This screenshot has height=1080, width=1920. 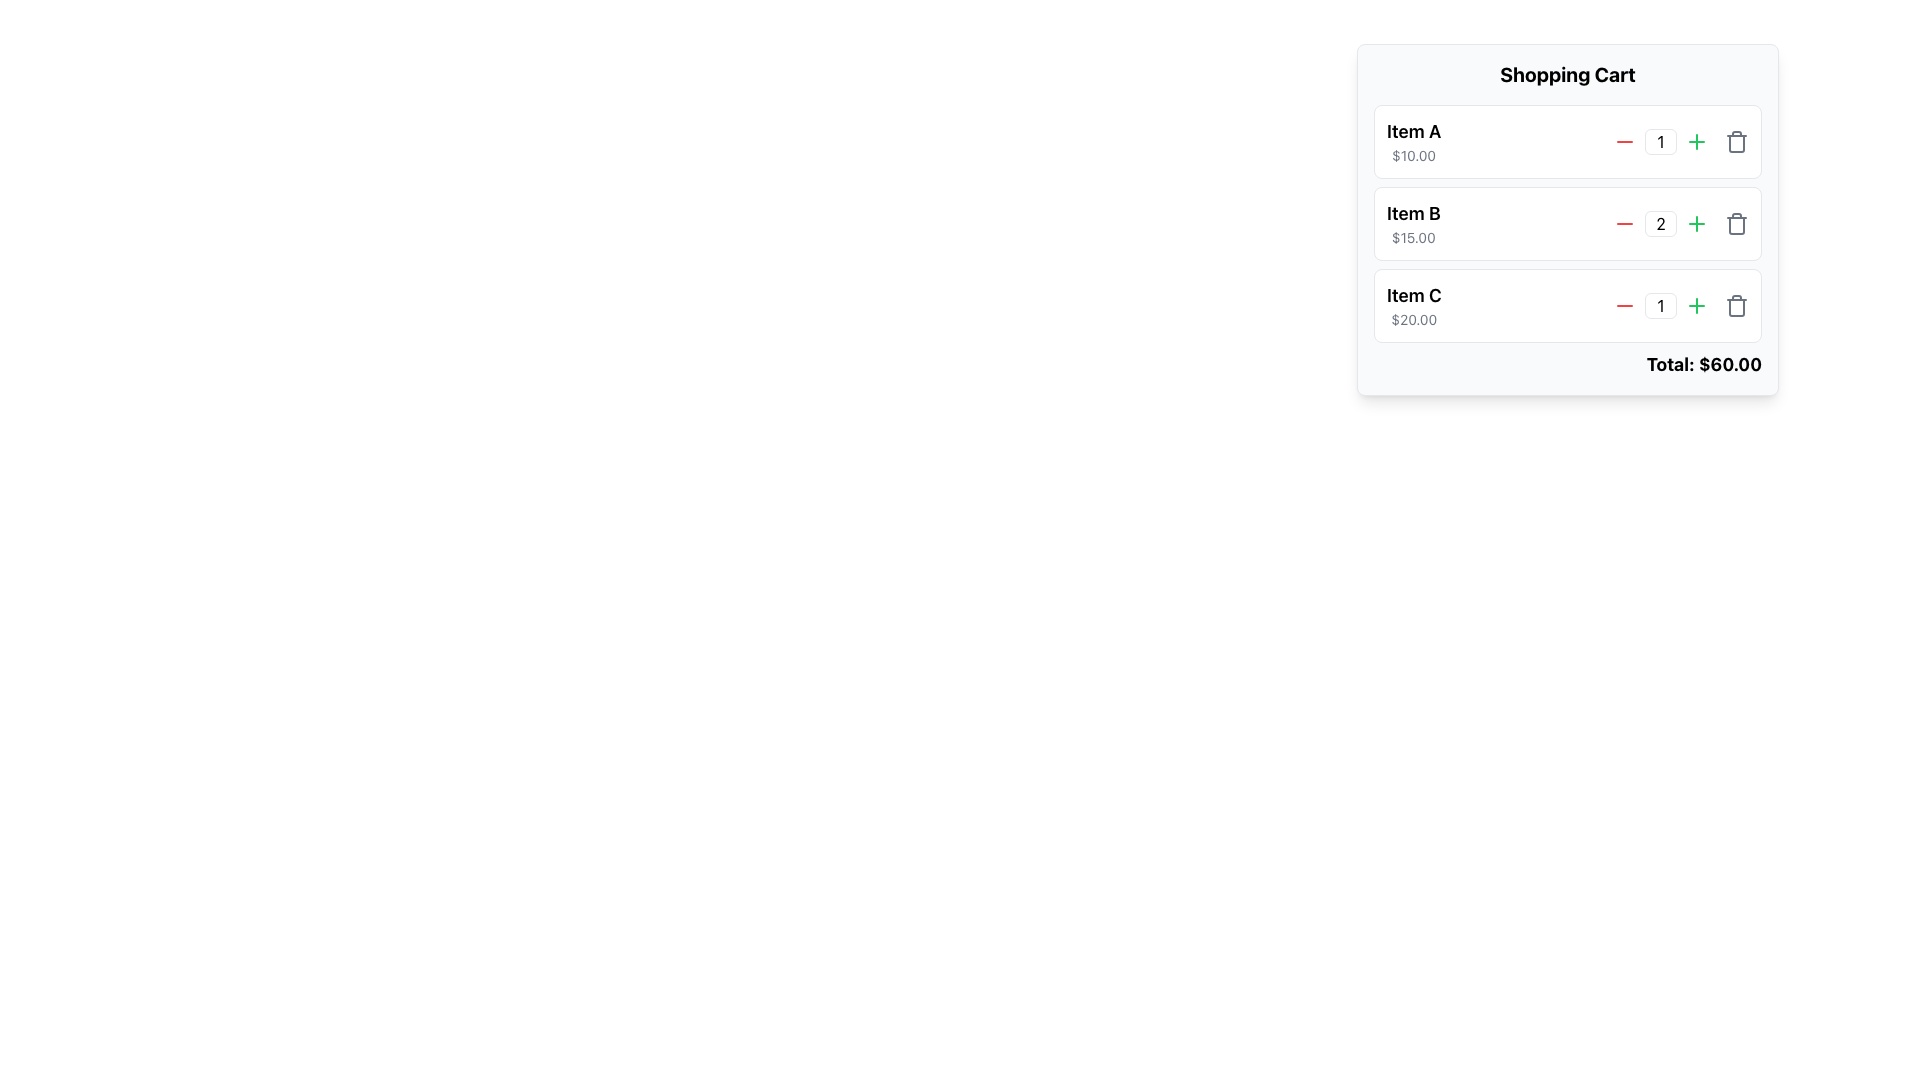 What do you see at coordinates (1567, 141) in the screenshot?
I see `the decrement button of the first shopping cart item labeled 'Item A' to decrease its quantity` at bounding box center [1567, 141].